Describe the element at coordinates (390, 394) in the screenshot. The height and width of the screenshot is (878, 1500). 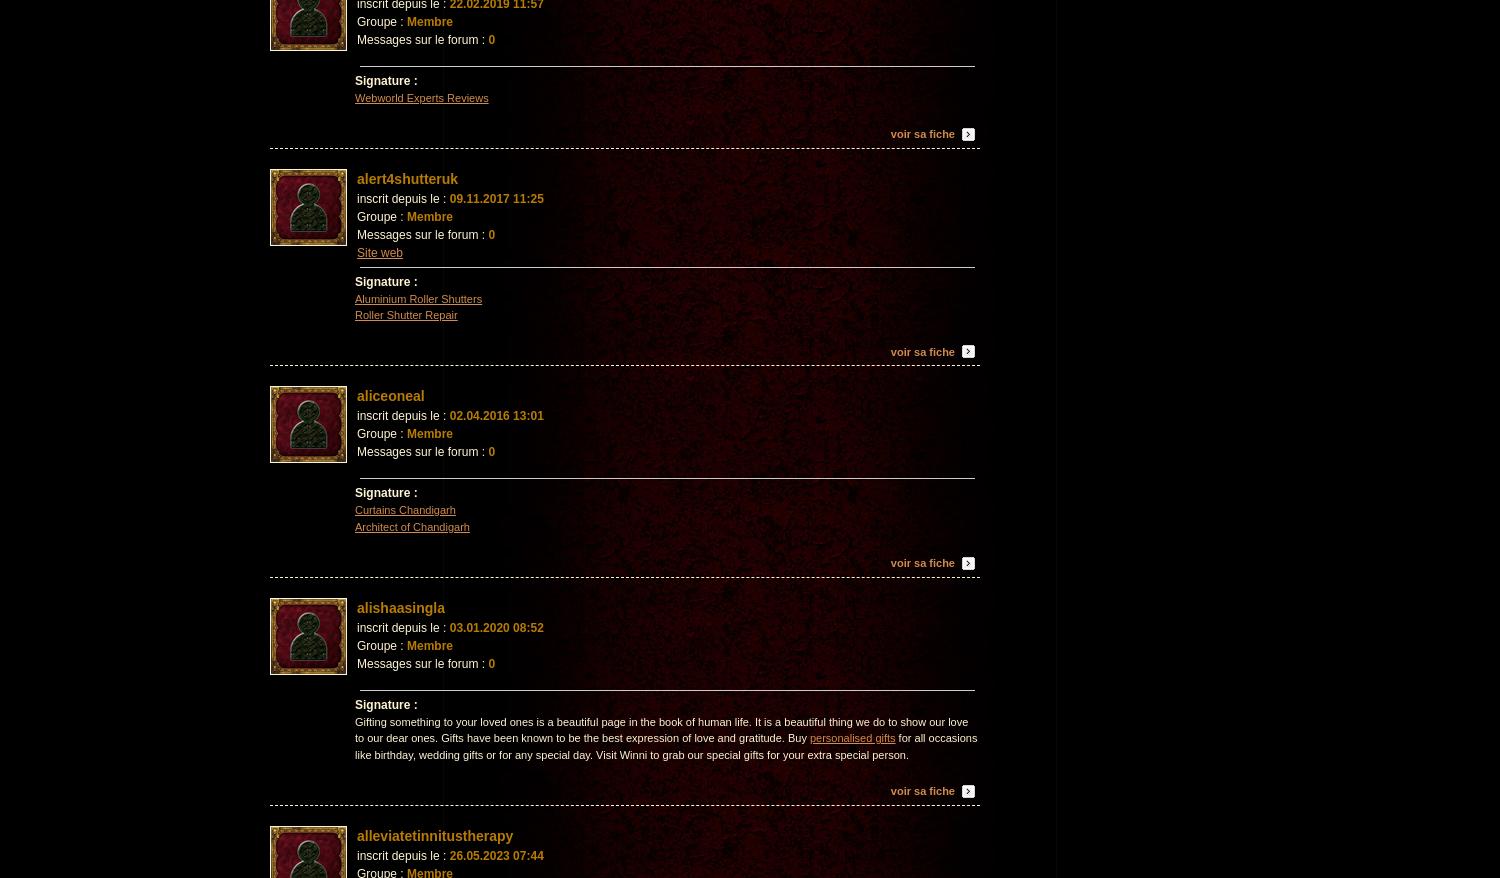
I see `'aliceoneal'` at that location.